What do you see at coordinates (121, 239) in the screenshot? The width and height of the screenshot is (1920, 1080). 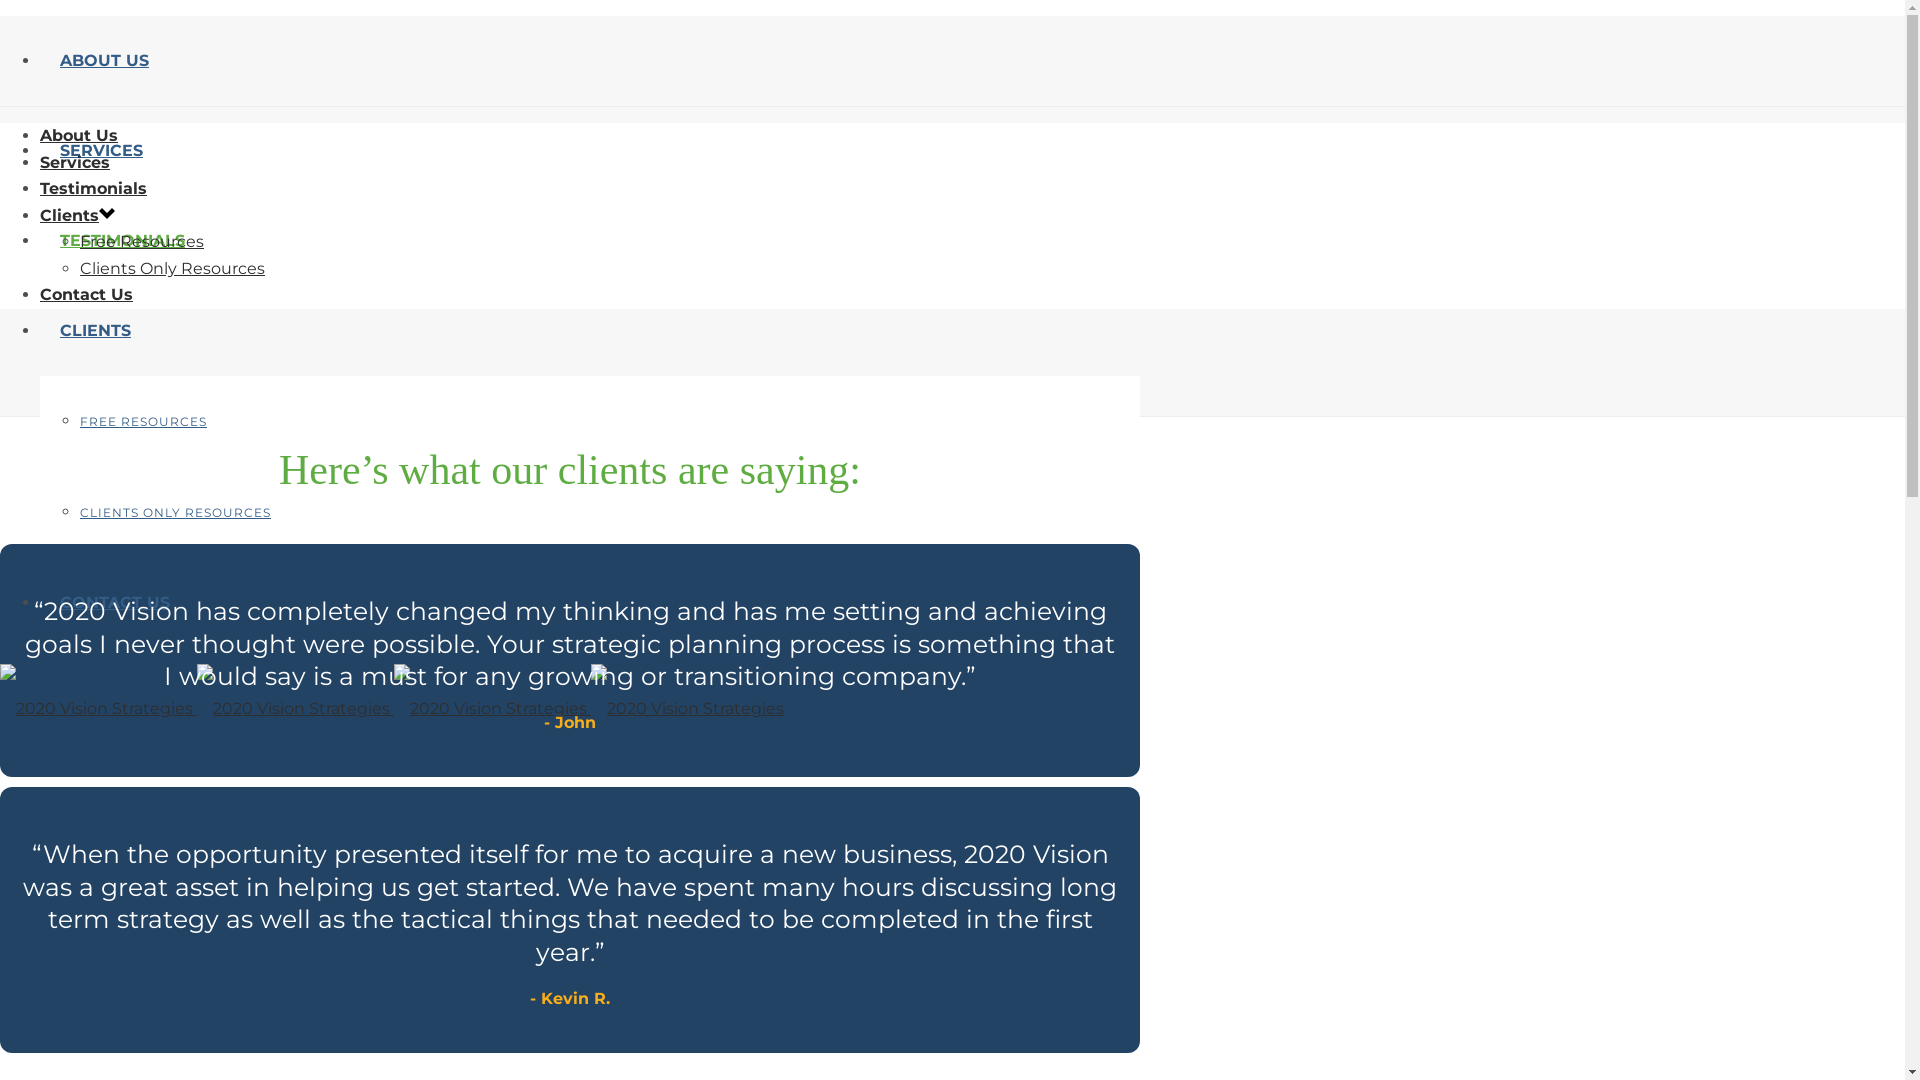 I see `'TESTIMONIALS'` at bounding box center [121, 239].